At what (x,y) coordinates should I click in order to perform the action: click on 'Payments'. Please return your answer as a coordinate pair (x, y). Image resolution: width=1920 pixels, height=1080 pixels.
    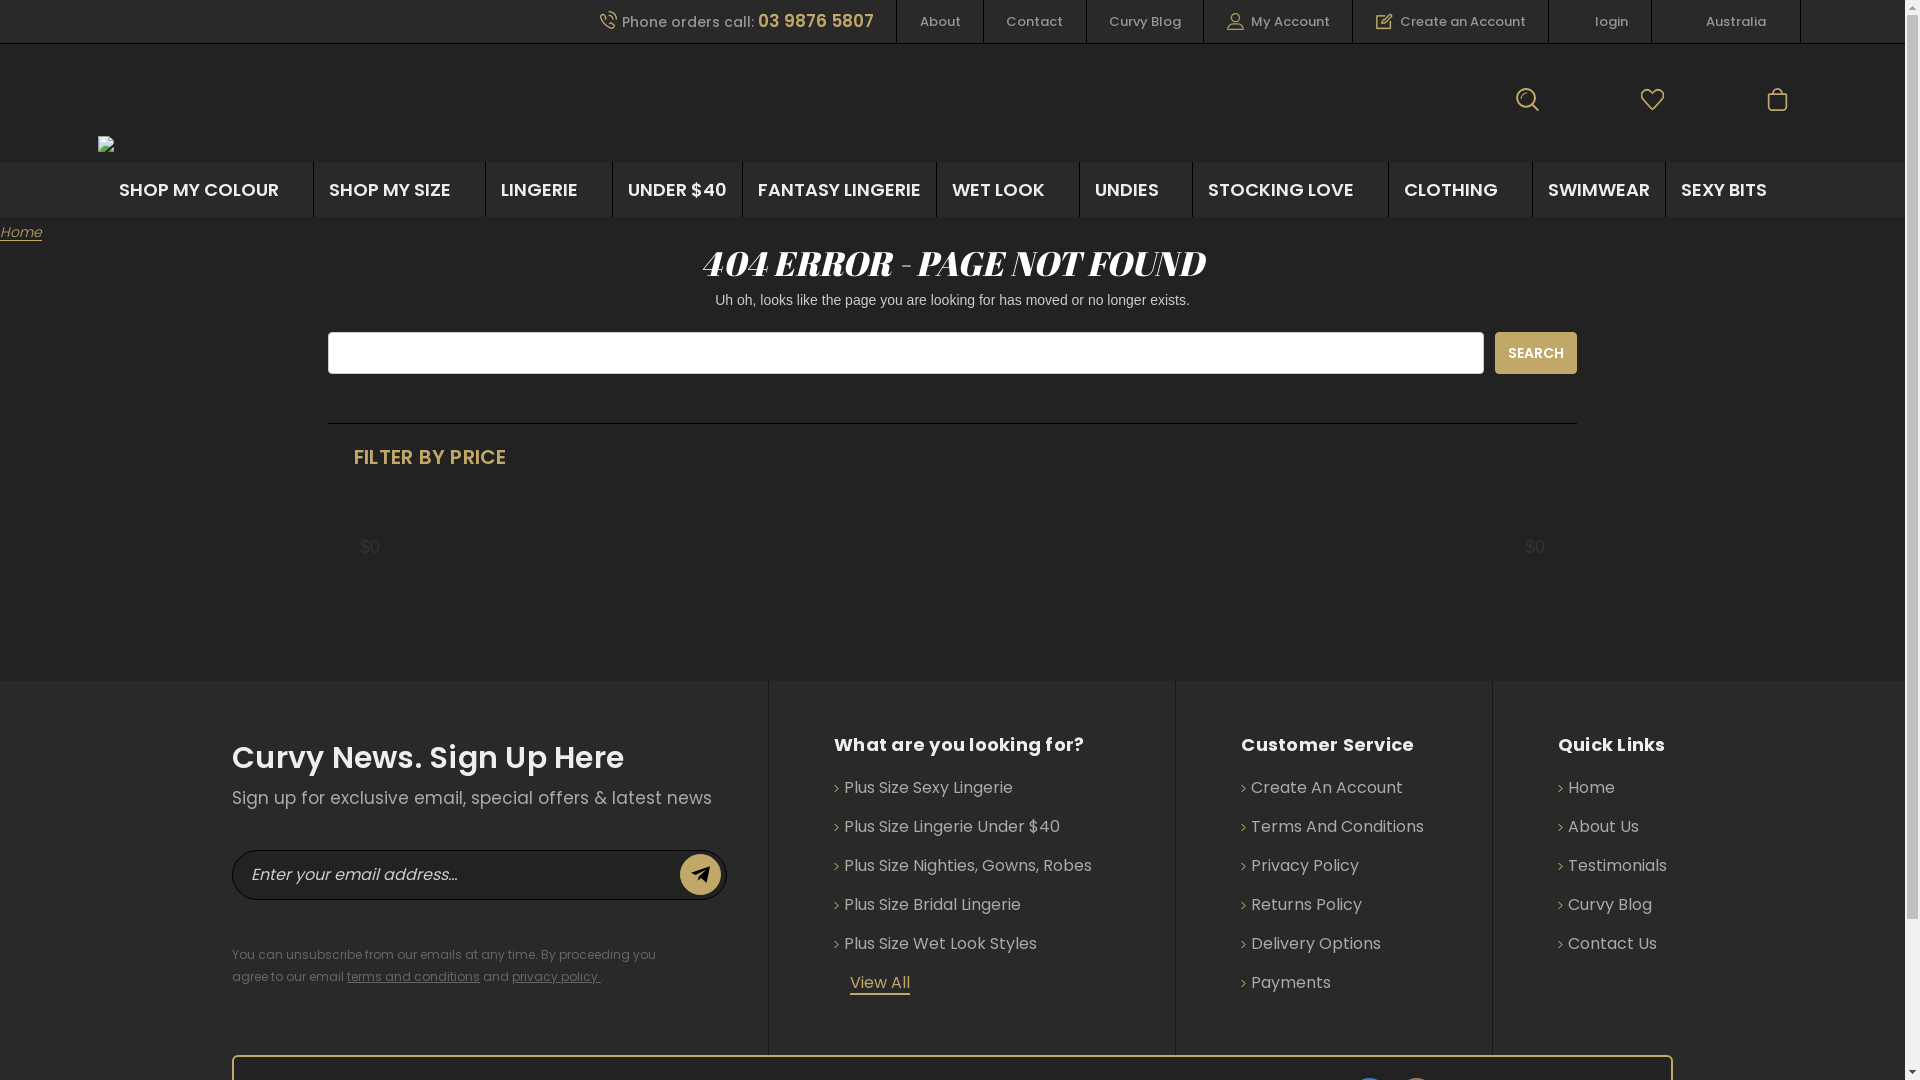
    Looking at the image, I should click on (1286, 982).